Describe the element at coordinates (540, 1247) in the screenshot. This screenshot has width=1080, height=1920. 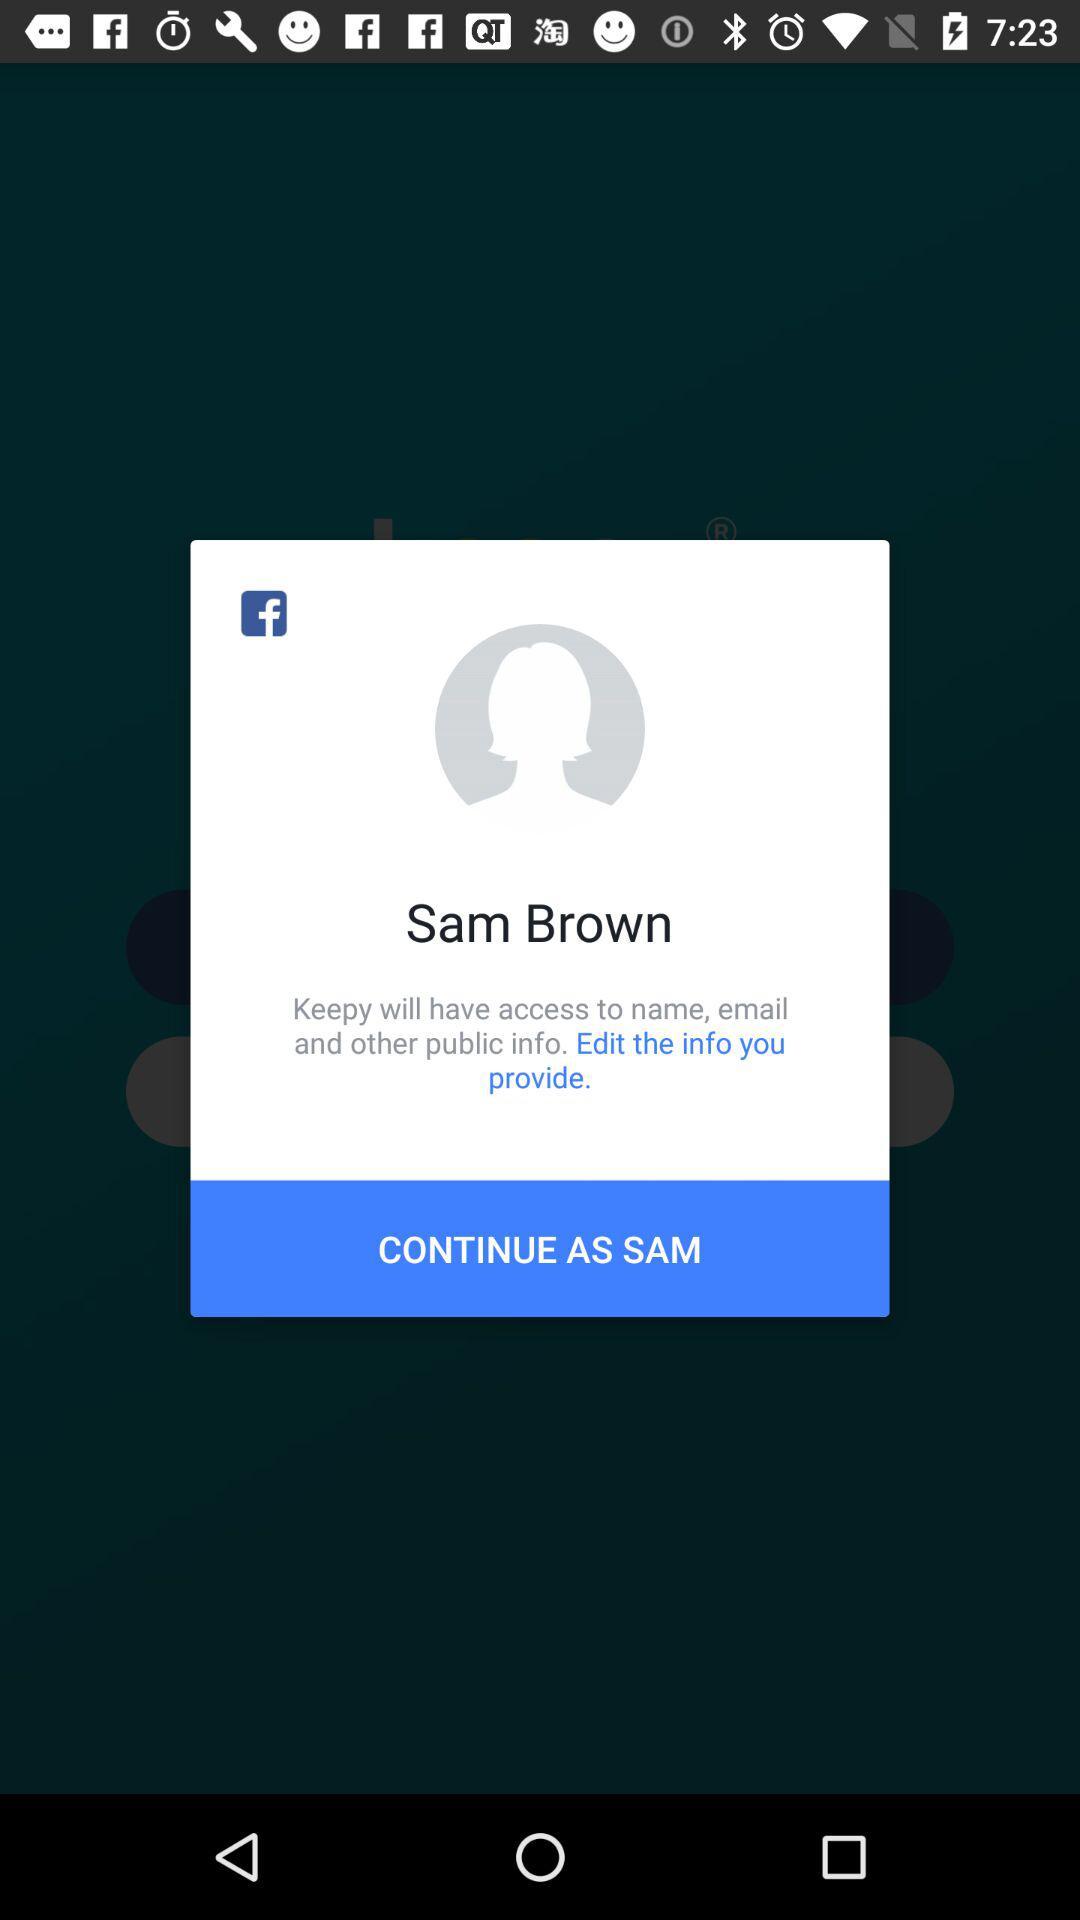
I see `continue as sam item` at that location.